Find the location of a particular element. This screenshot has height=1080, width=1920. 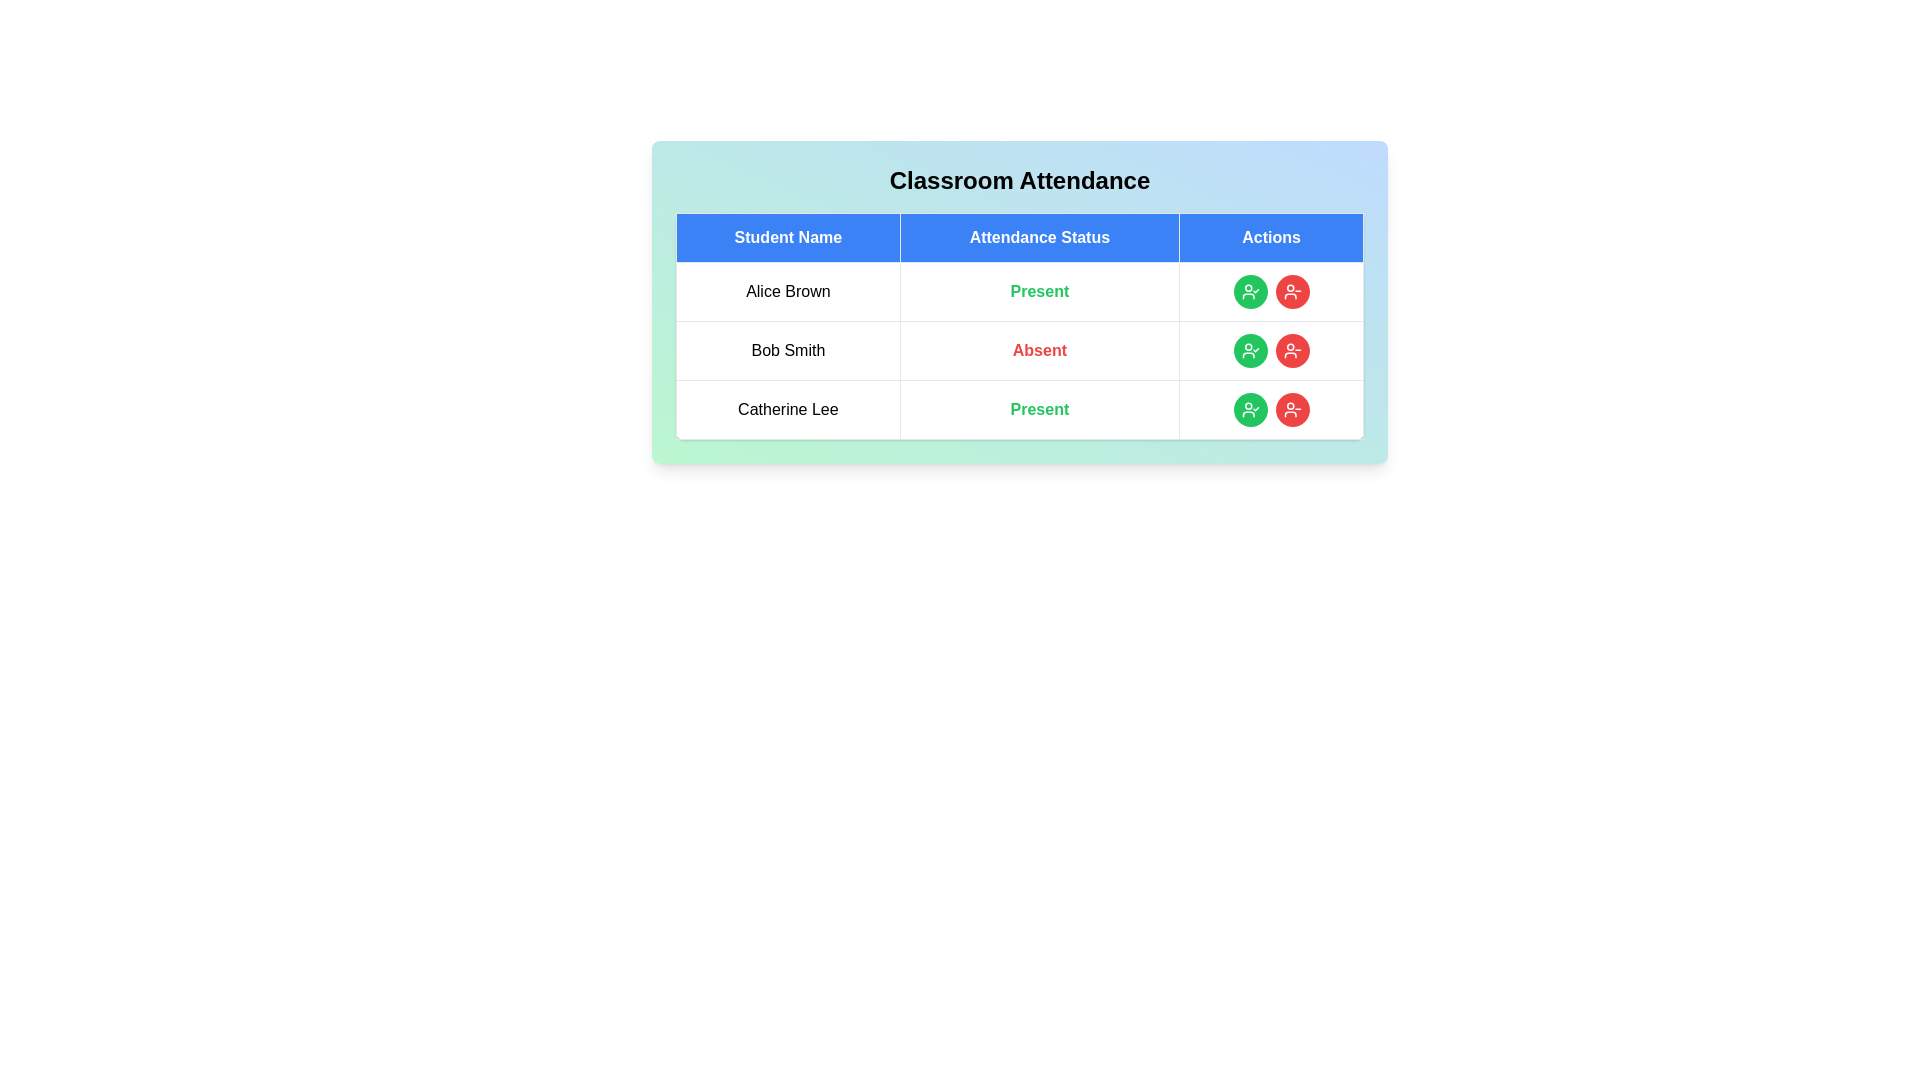

'Mark Absent' button for the student Bob Smith is located at coordinates (1292, 350).